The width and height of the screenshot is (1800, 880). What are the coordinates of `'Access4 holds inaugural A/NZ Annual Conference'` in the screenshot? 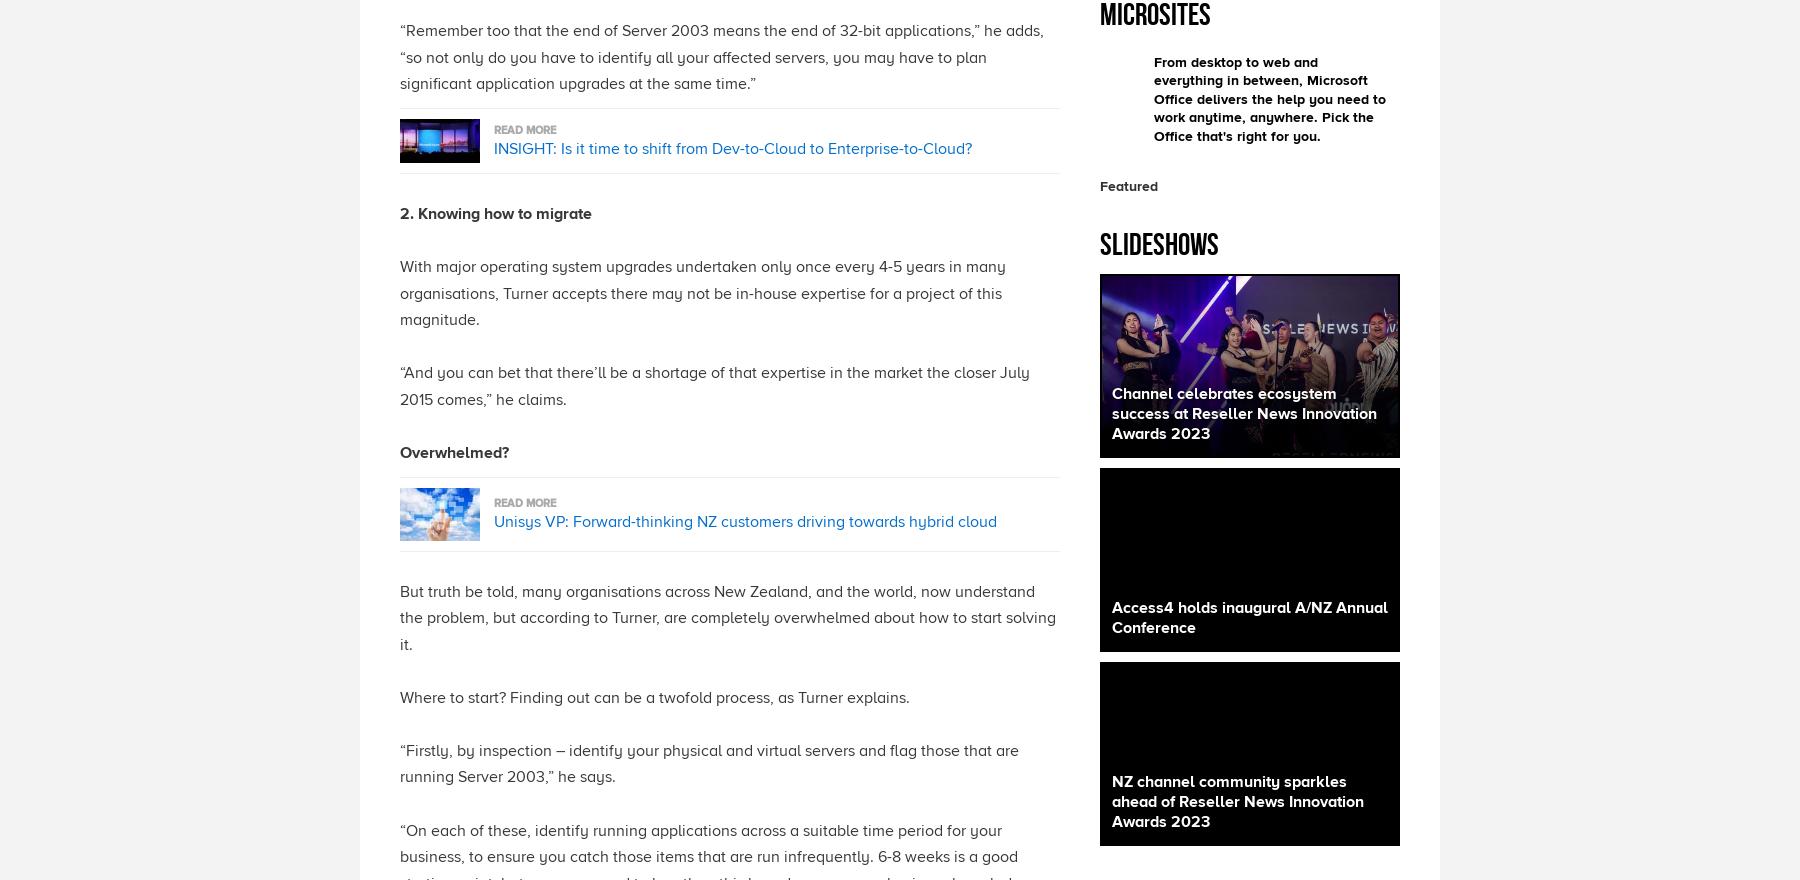 It's located at (1249, 617).